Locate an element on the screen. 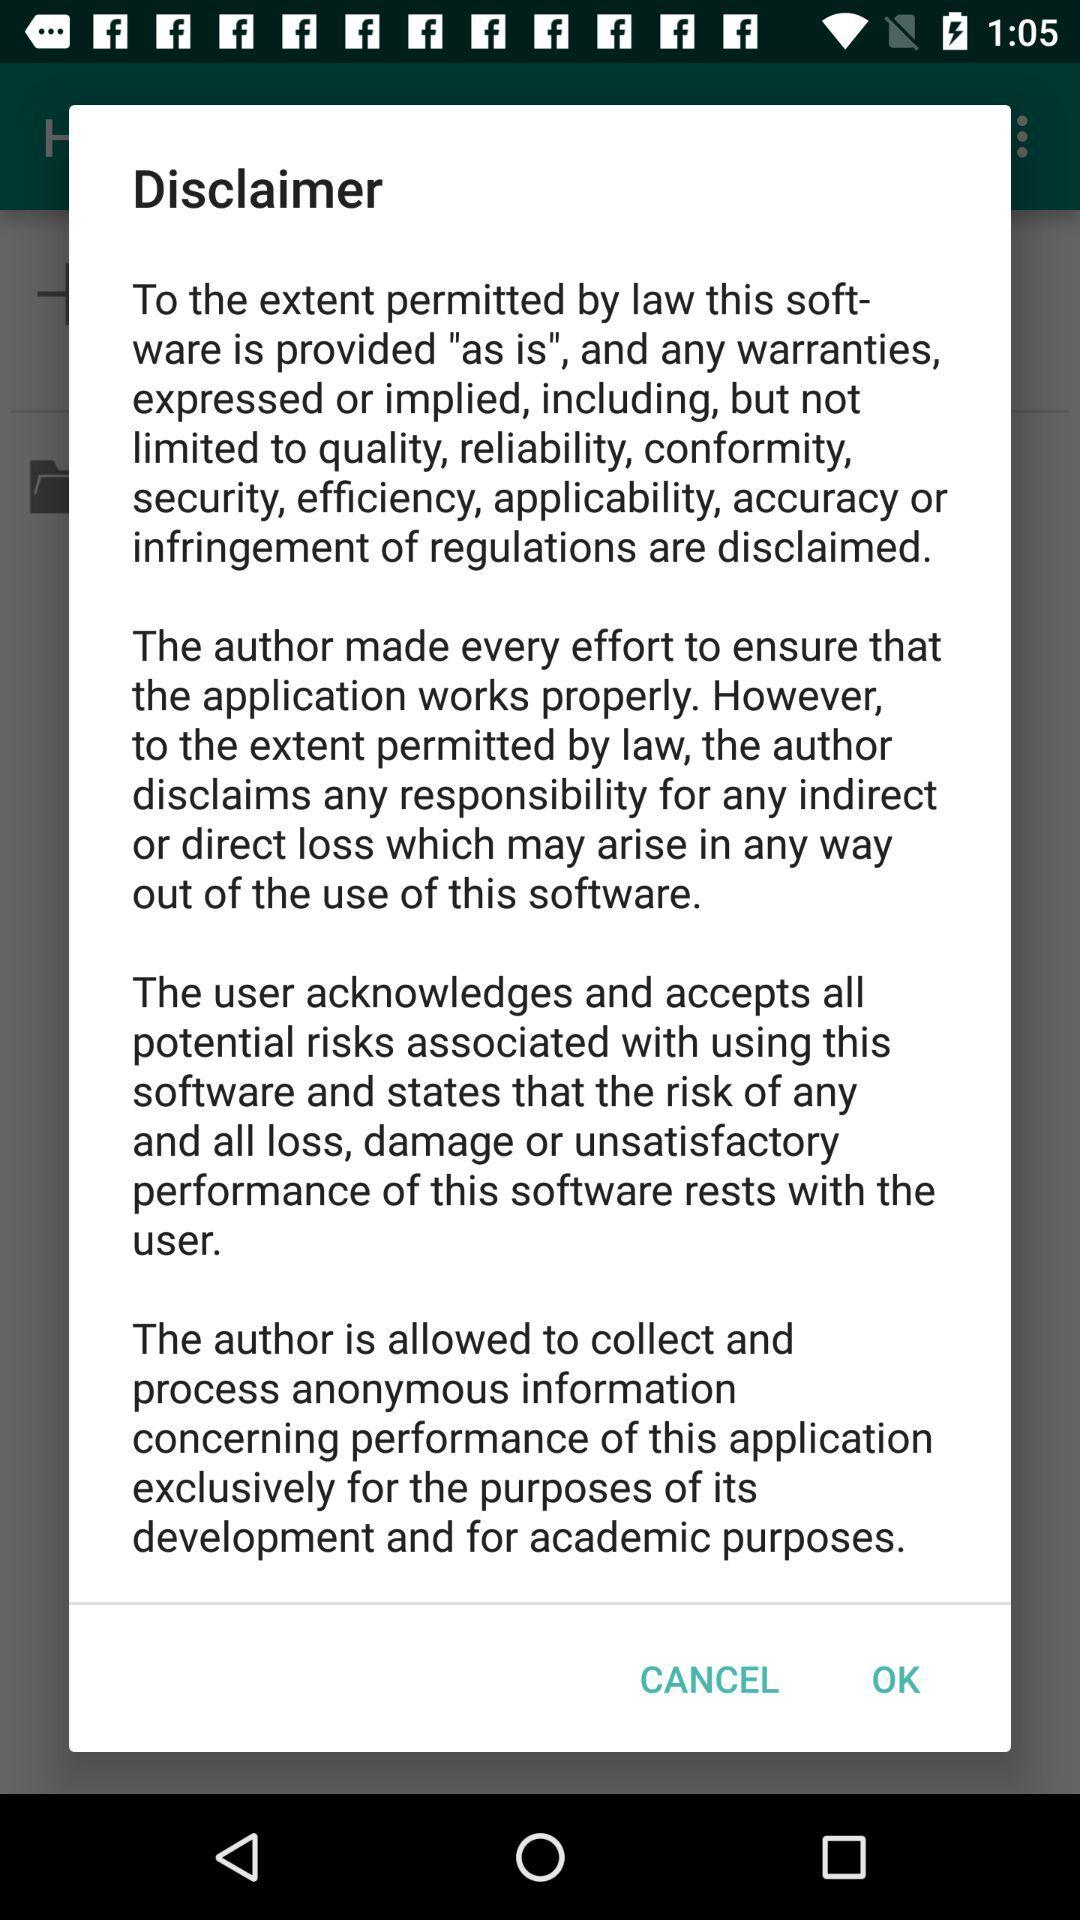 This screenshot has width=1080, height=1920. cancel item is located at coordinates (708, 1678).